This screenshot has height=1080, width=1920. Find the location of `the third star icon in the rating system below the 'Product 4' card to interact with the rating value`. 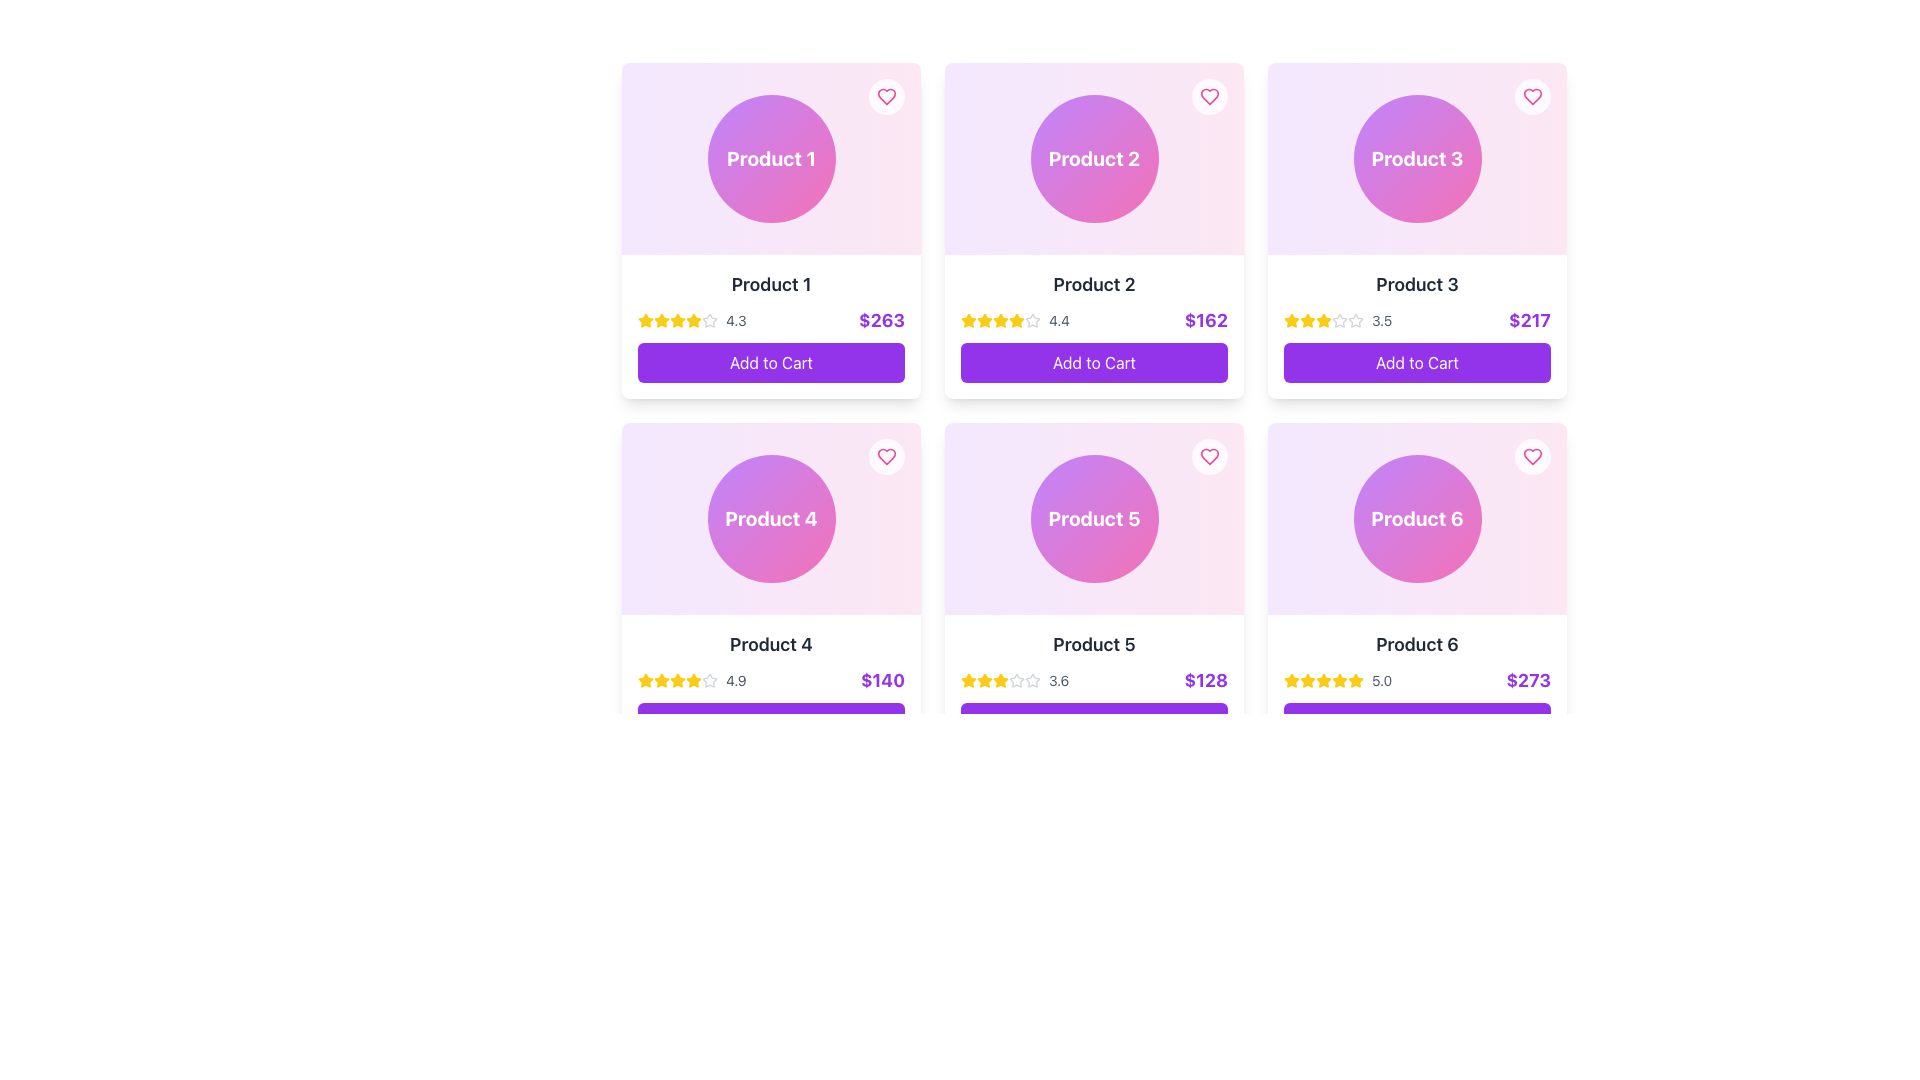

the third star icon in the rating system below the 'Product 4' card to interact with the rating value is located at coordinates (694, 679).